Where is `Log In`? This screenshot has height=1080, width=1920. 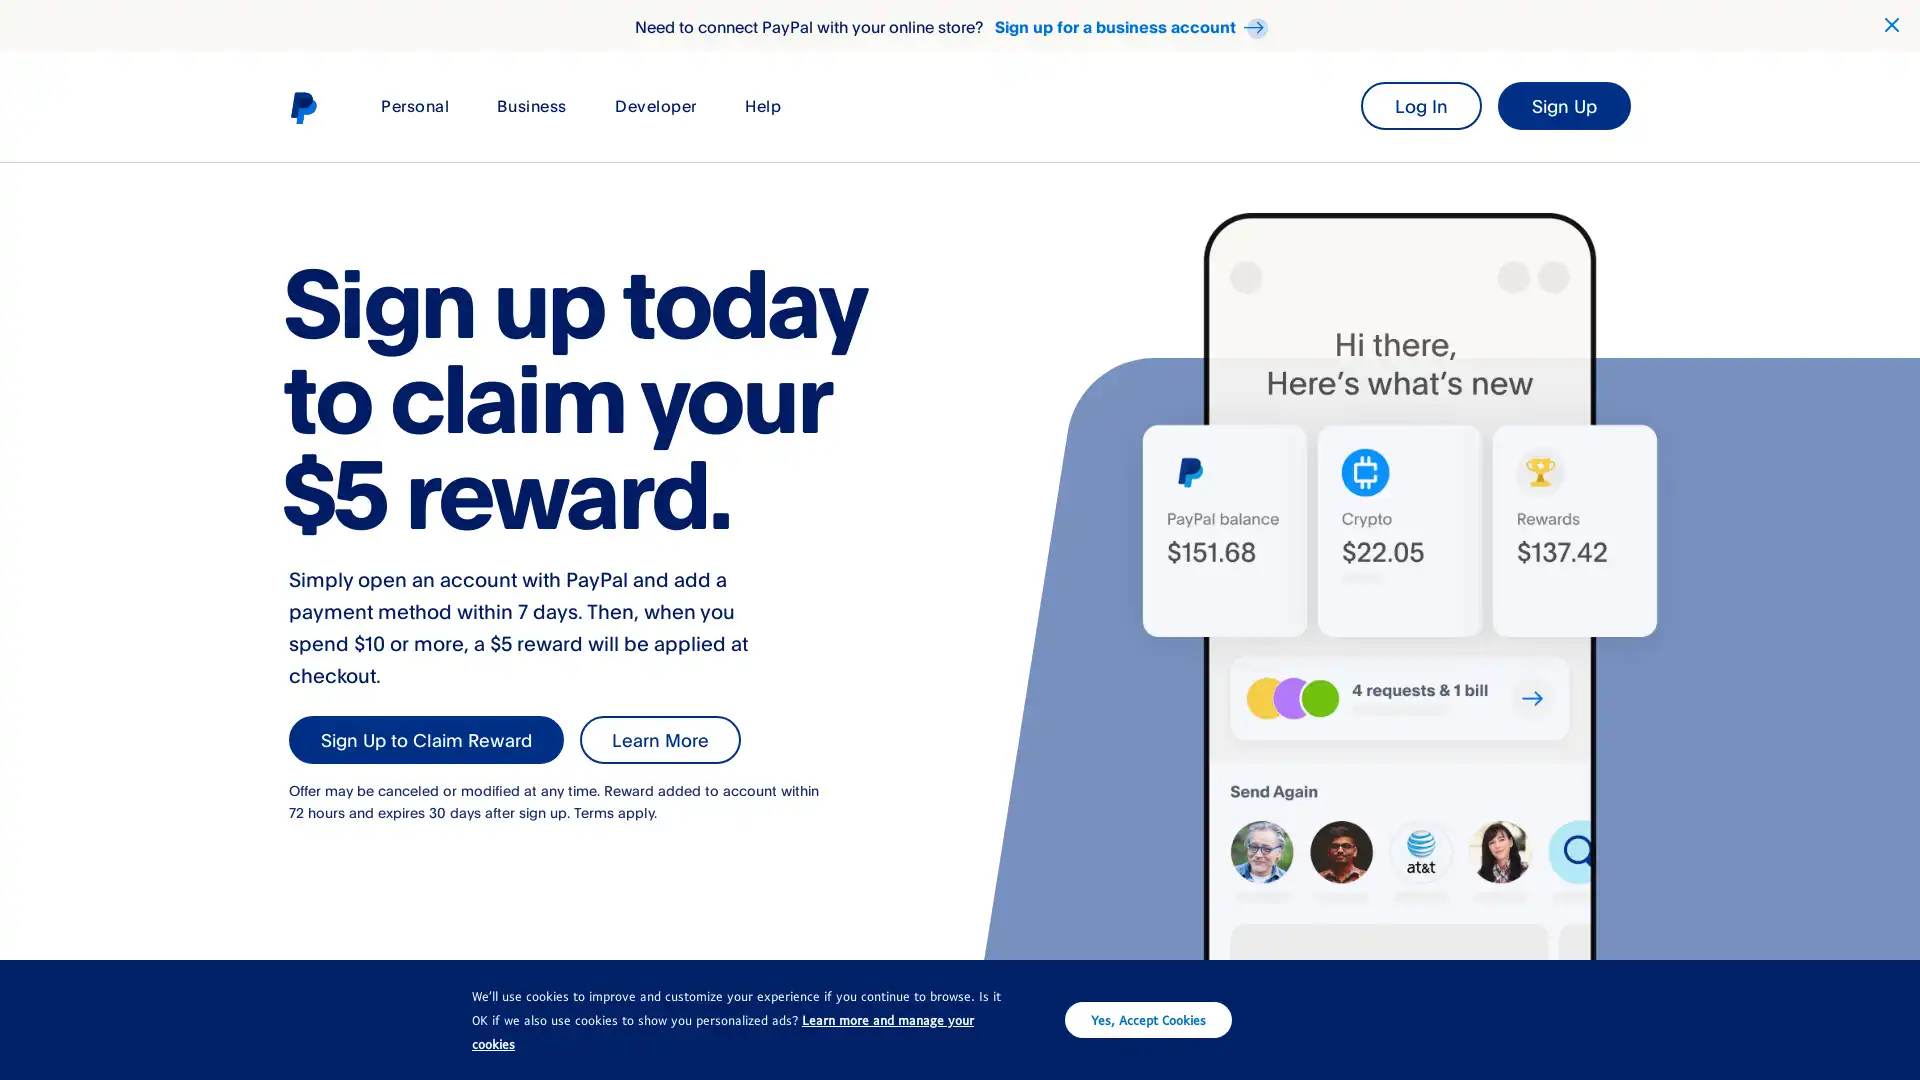 Log In is located at coordinates (1420, 105).